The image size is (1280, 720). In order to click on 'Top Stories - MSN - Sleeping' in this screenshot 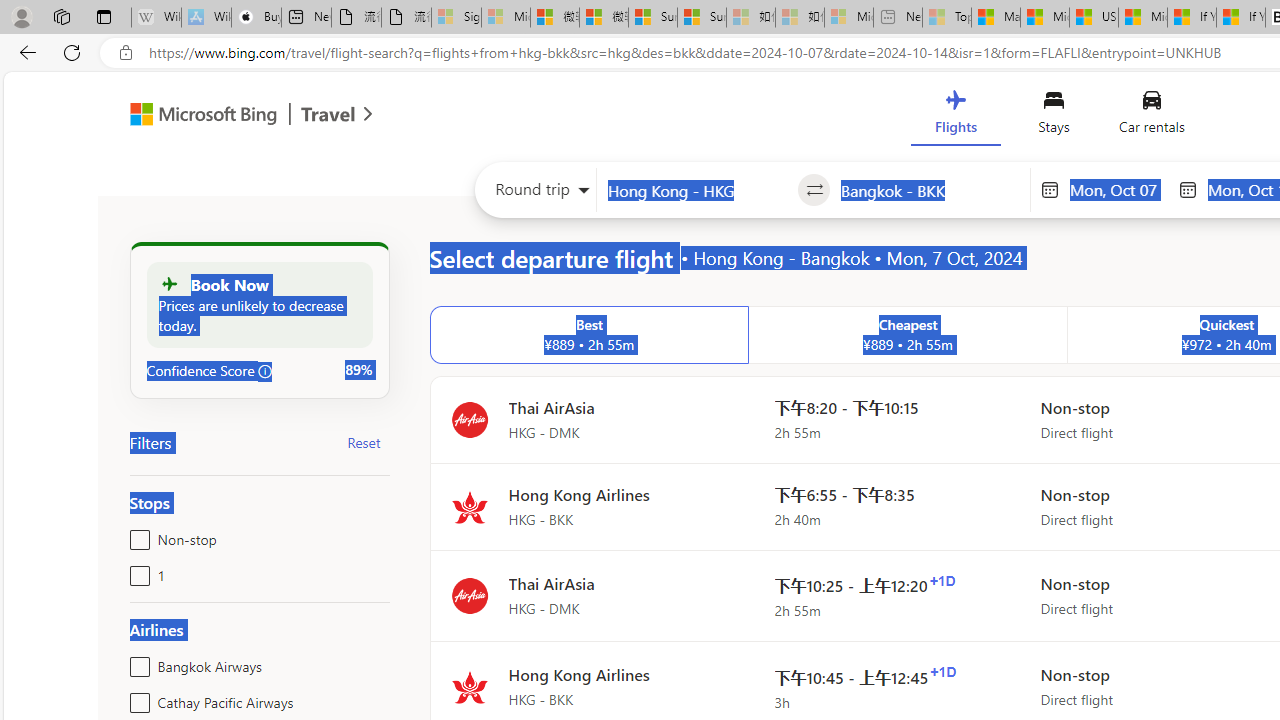, I will do `click(946, 17)`.